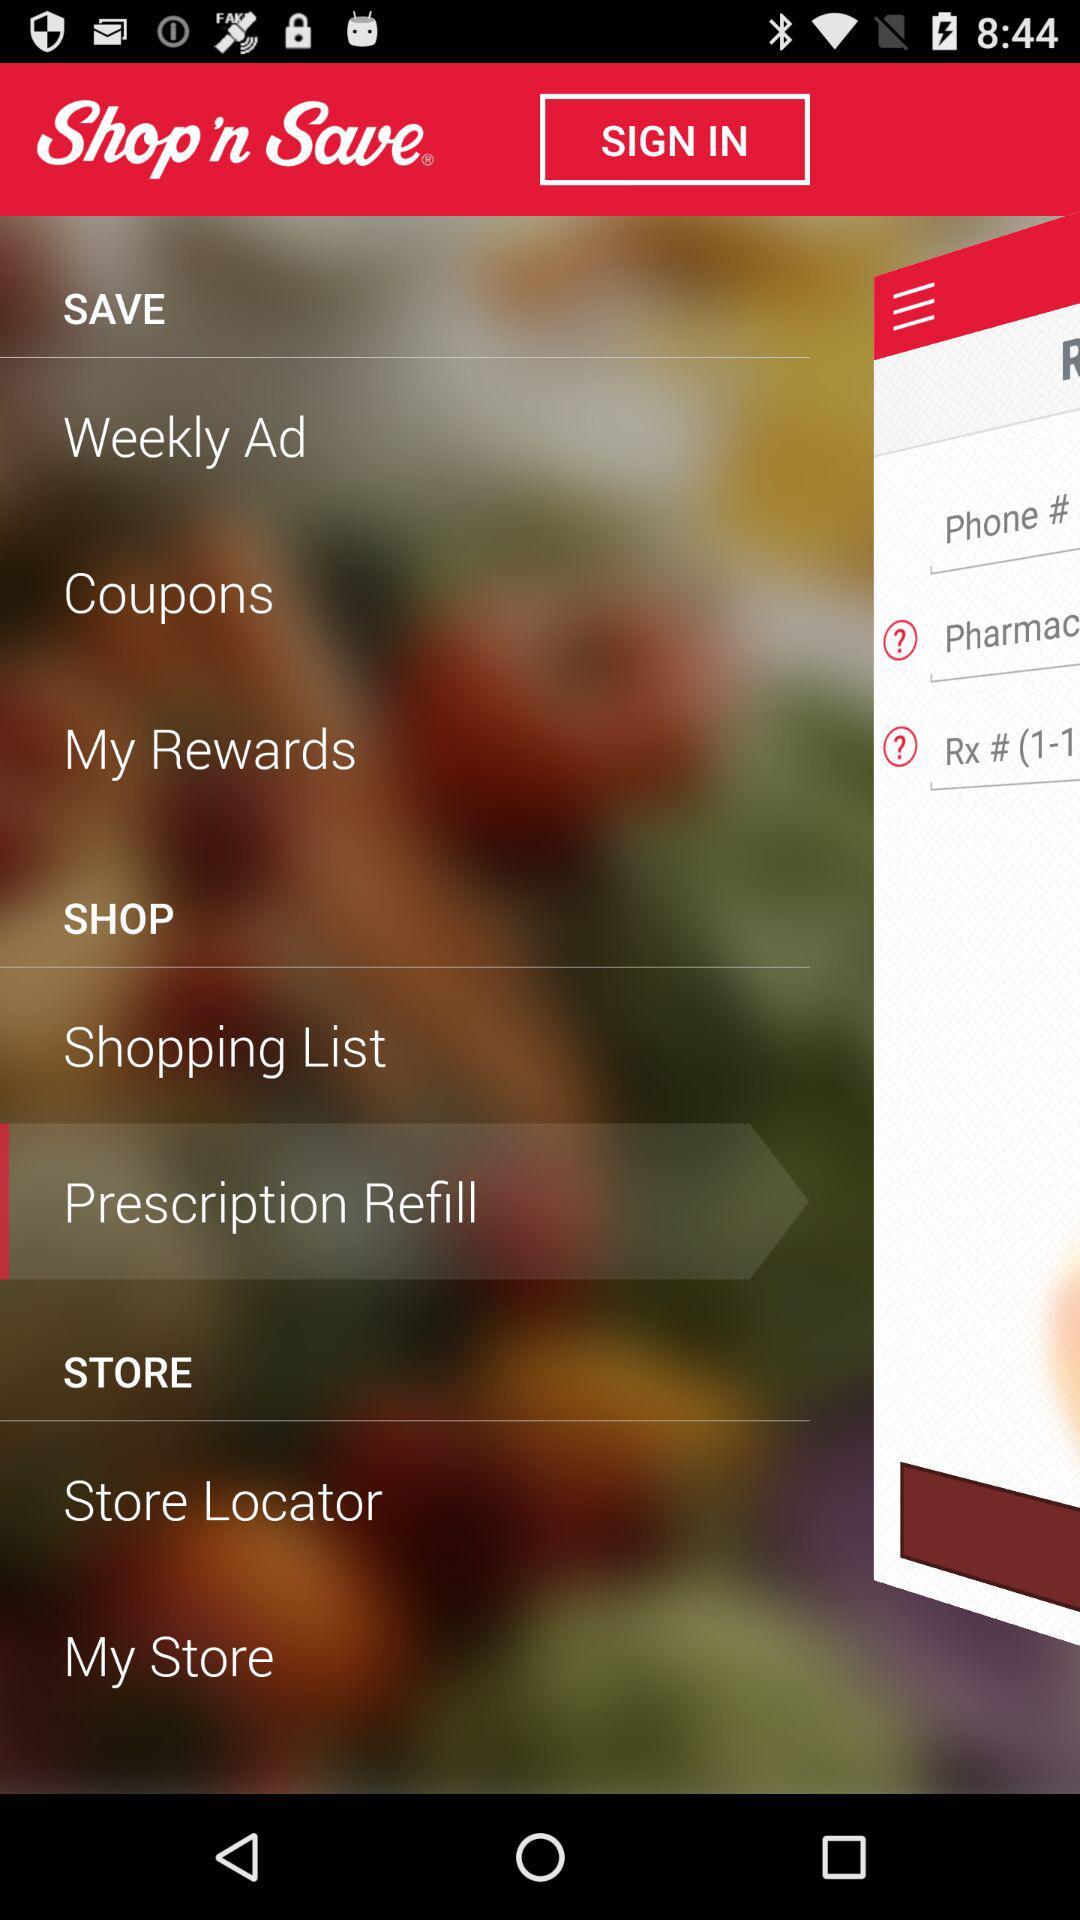 This screenshot has width=1080, height=1920. Describe the element at coordinates (405, 590) in the screenshot. I see `the icon below weekly ad` at that location.